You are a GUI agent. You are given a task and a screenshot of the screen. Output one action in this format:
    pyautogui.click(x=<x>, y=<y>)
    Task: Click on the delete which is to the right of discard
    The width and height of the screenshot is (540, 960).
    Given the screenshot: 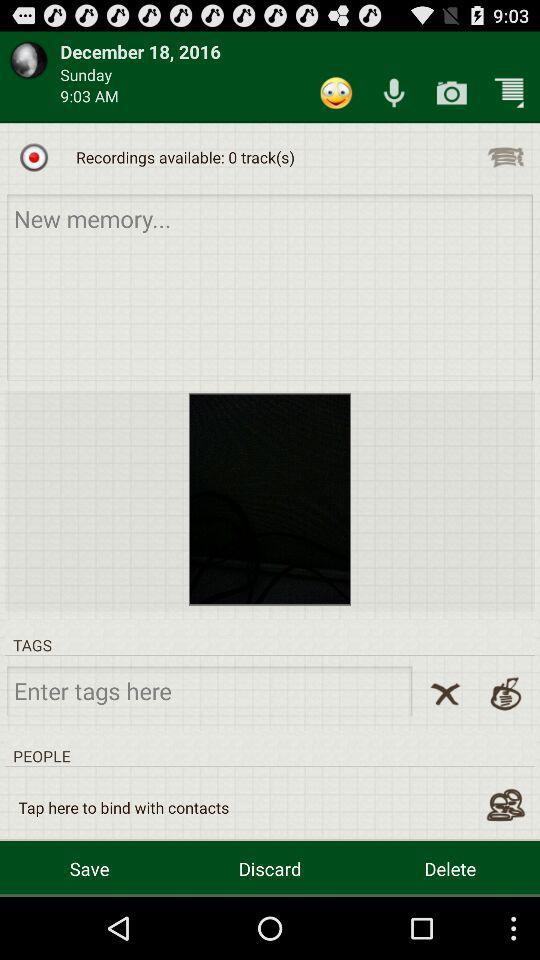 What is the action you would take?
    pyautogui.click(x=450, y=867)
    